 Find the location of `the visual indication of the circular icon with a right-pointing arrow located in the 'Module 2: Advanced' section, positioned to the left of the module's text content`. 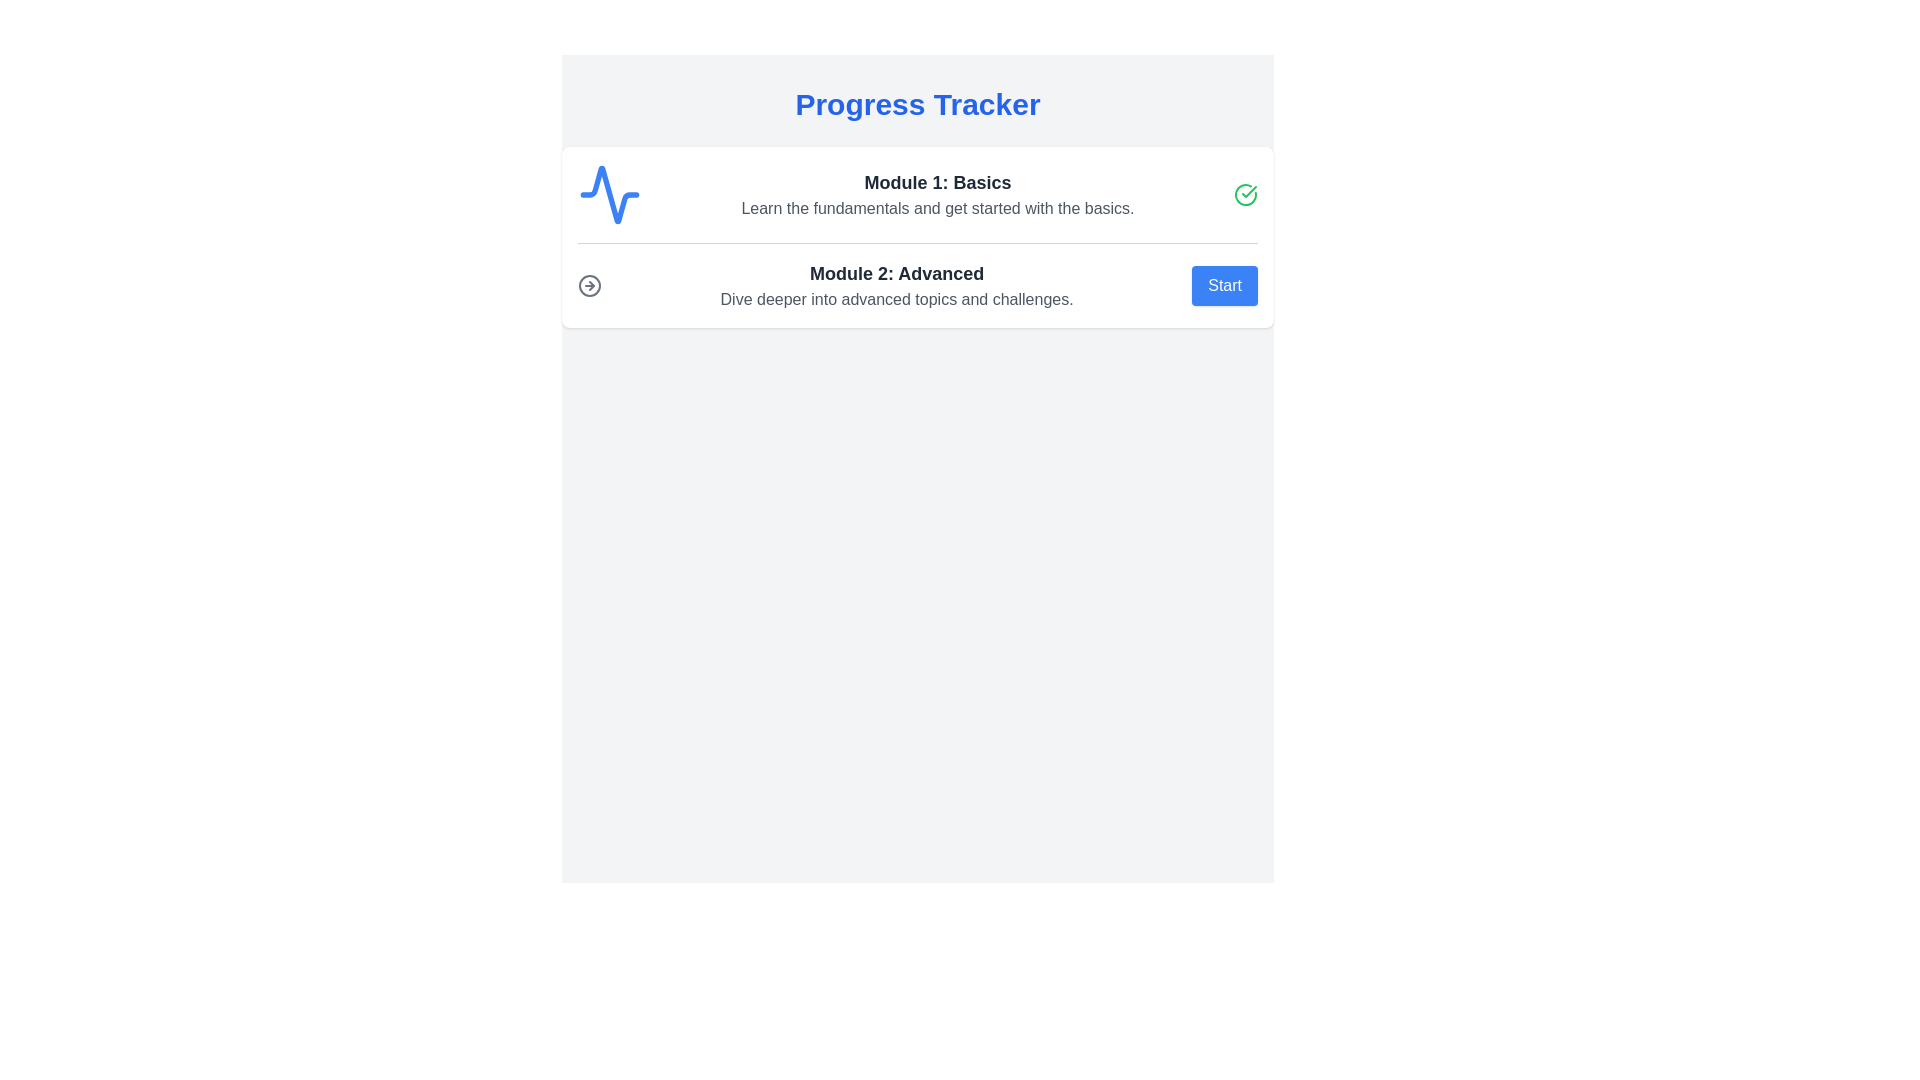

the visual indication of the circular icon with a right-pointing arrow located in the 'Module 2: Advanced' section, positioned to the left of the module's text content is located at coordinates (589, 285).